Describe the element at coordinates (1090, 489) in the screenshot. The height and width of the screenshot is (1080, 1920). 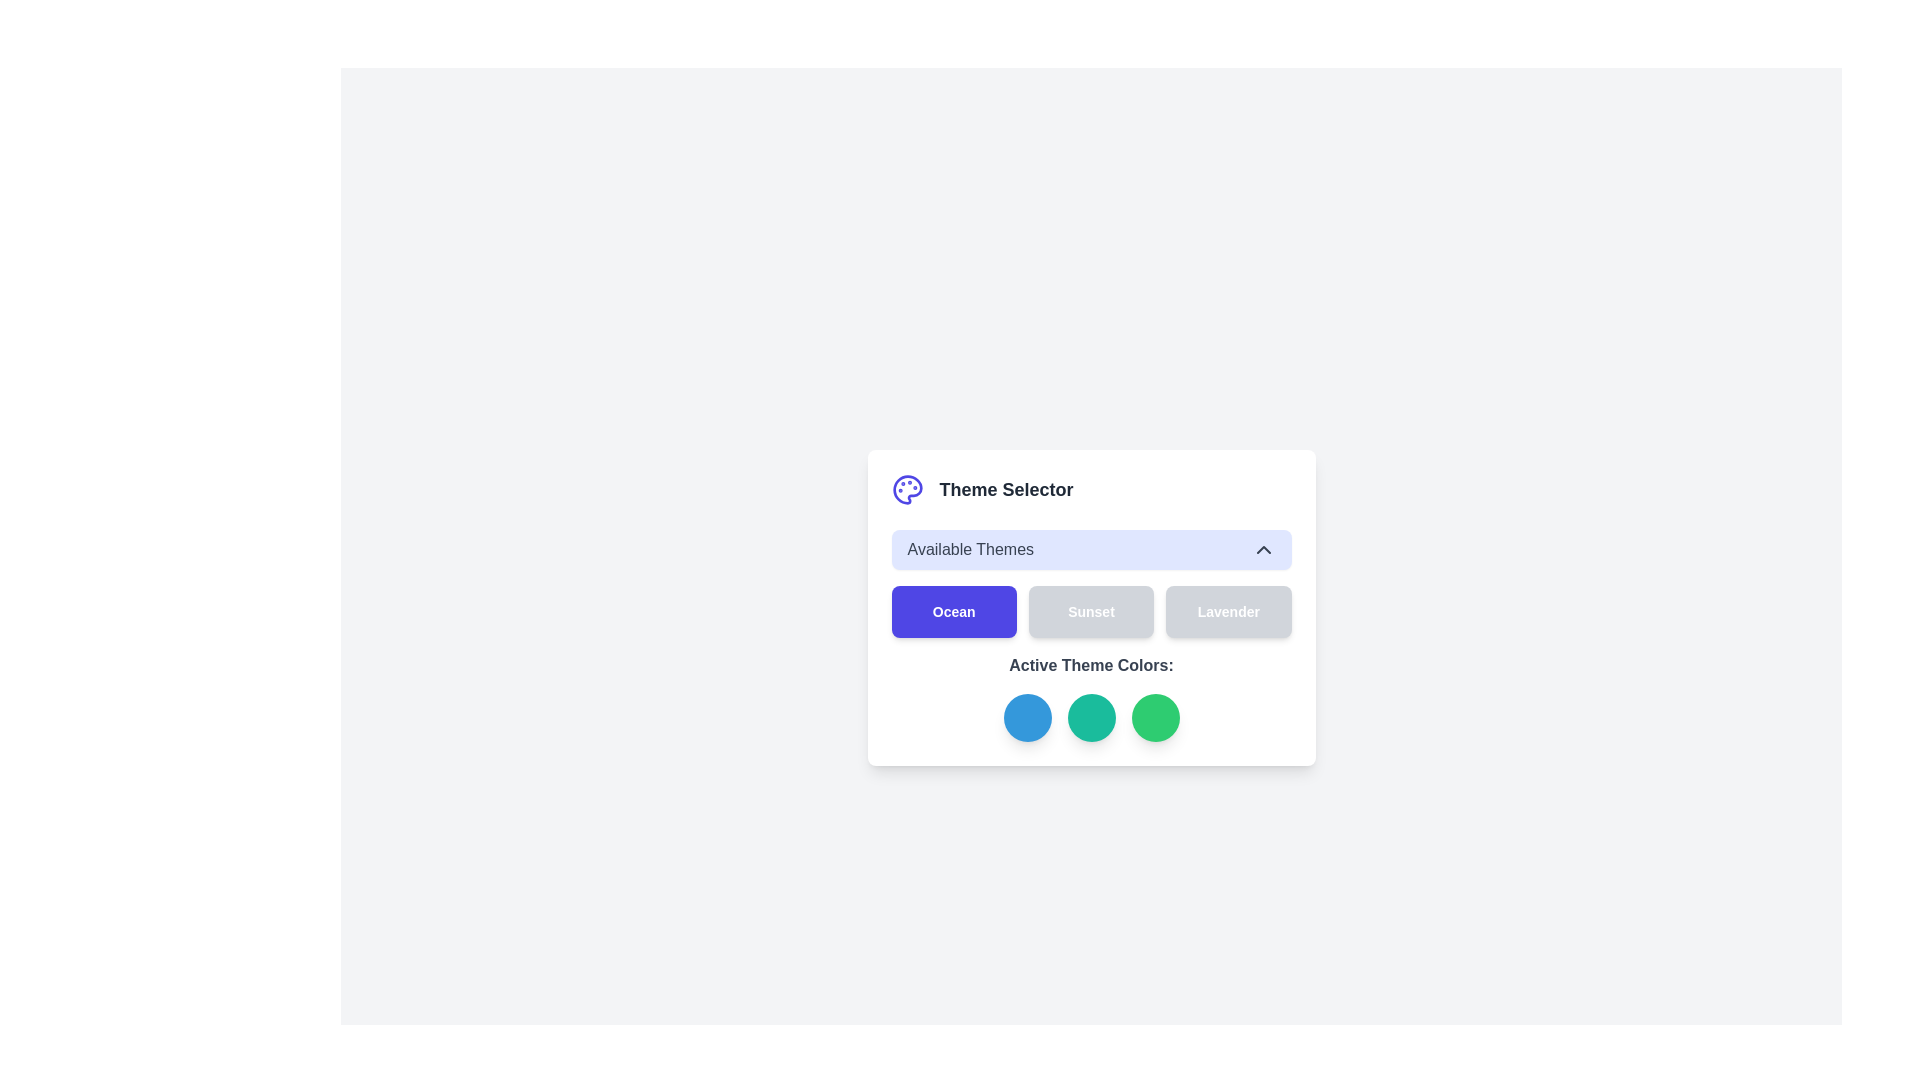
I see `the 'Theme Selector' label with the palette icon for accessibility` at that location.